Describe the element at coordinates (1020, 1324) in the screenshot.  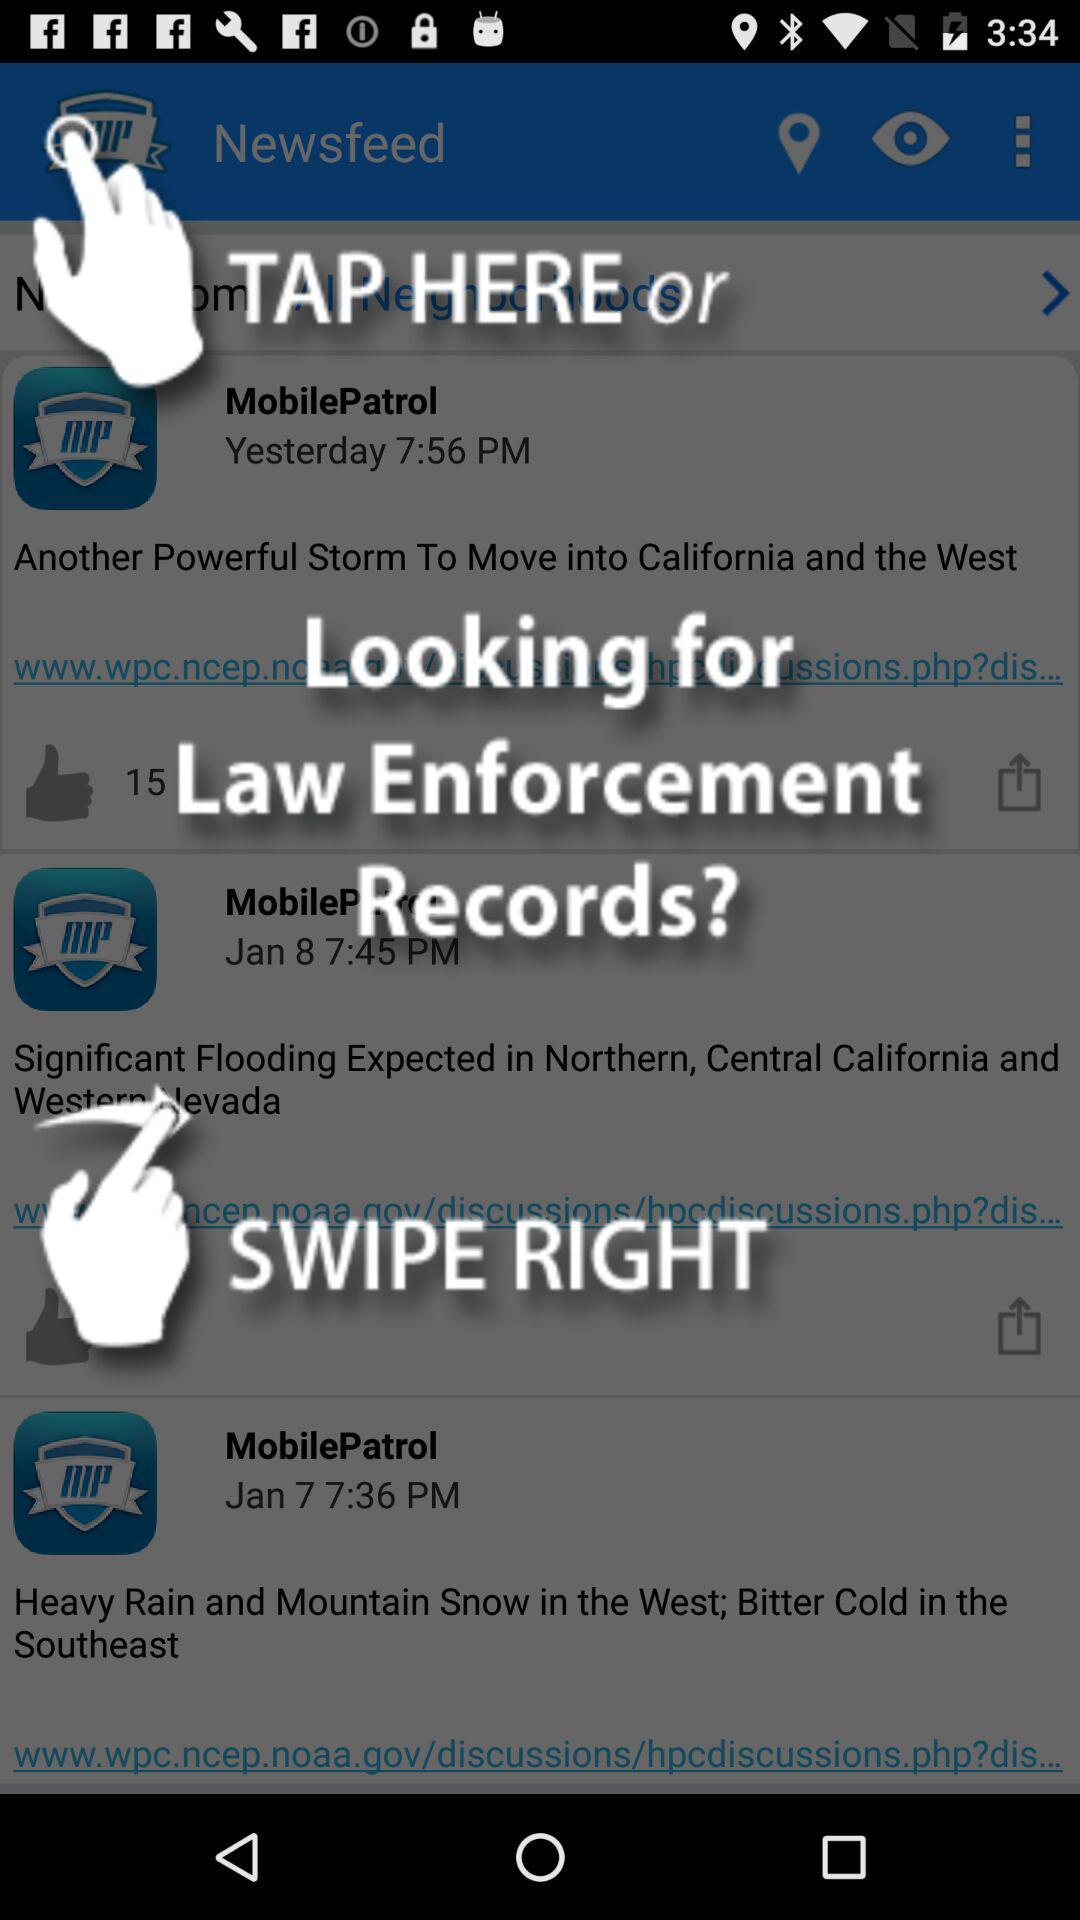
I see `upload data` at that location.